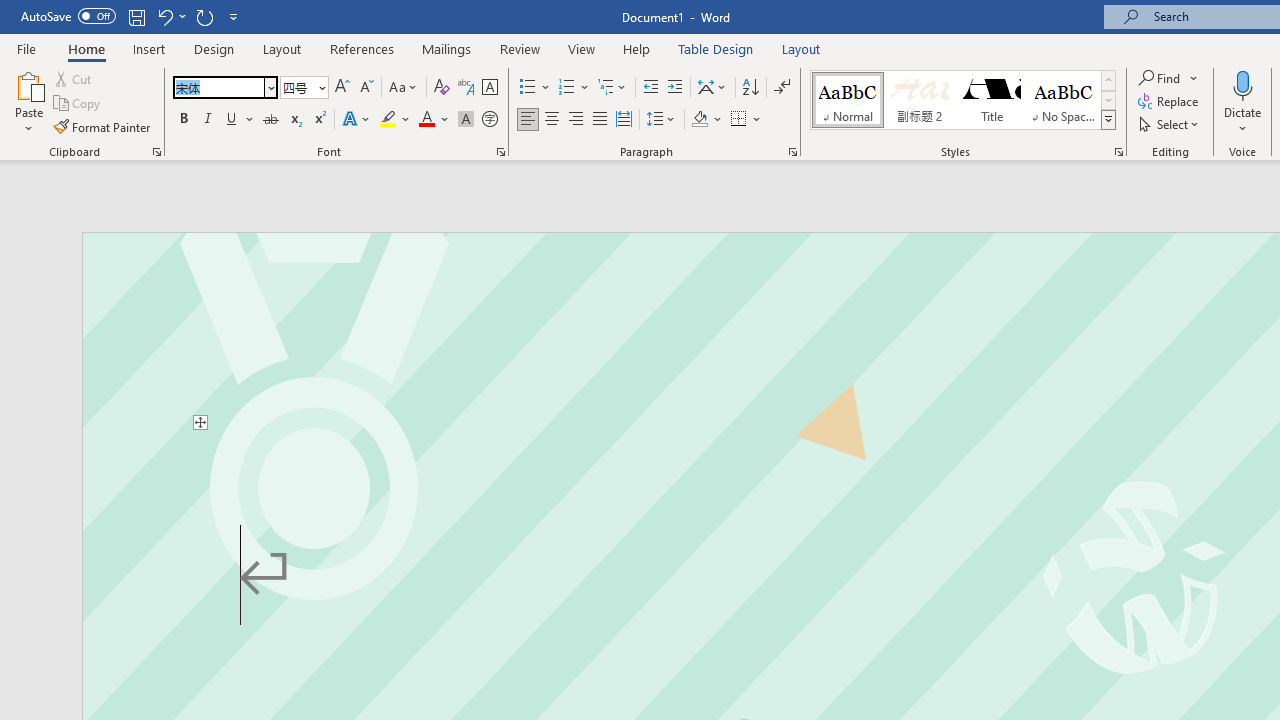 The height and width of the screenshot is (720, 1280). Describe the element at coordinates (170, 16) in the screenshot. I see `'Undo Text Fill Effect'` at that location.